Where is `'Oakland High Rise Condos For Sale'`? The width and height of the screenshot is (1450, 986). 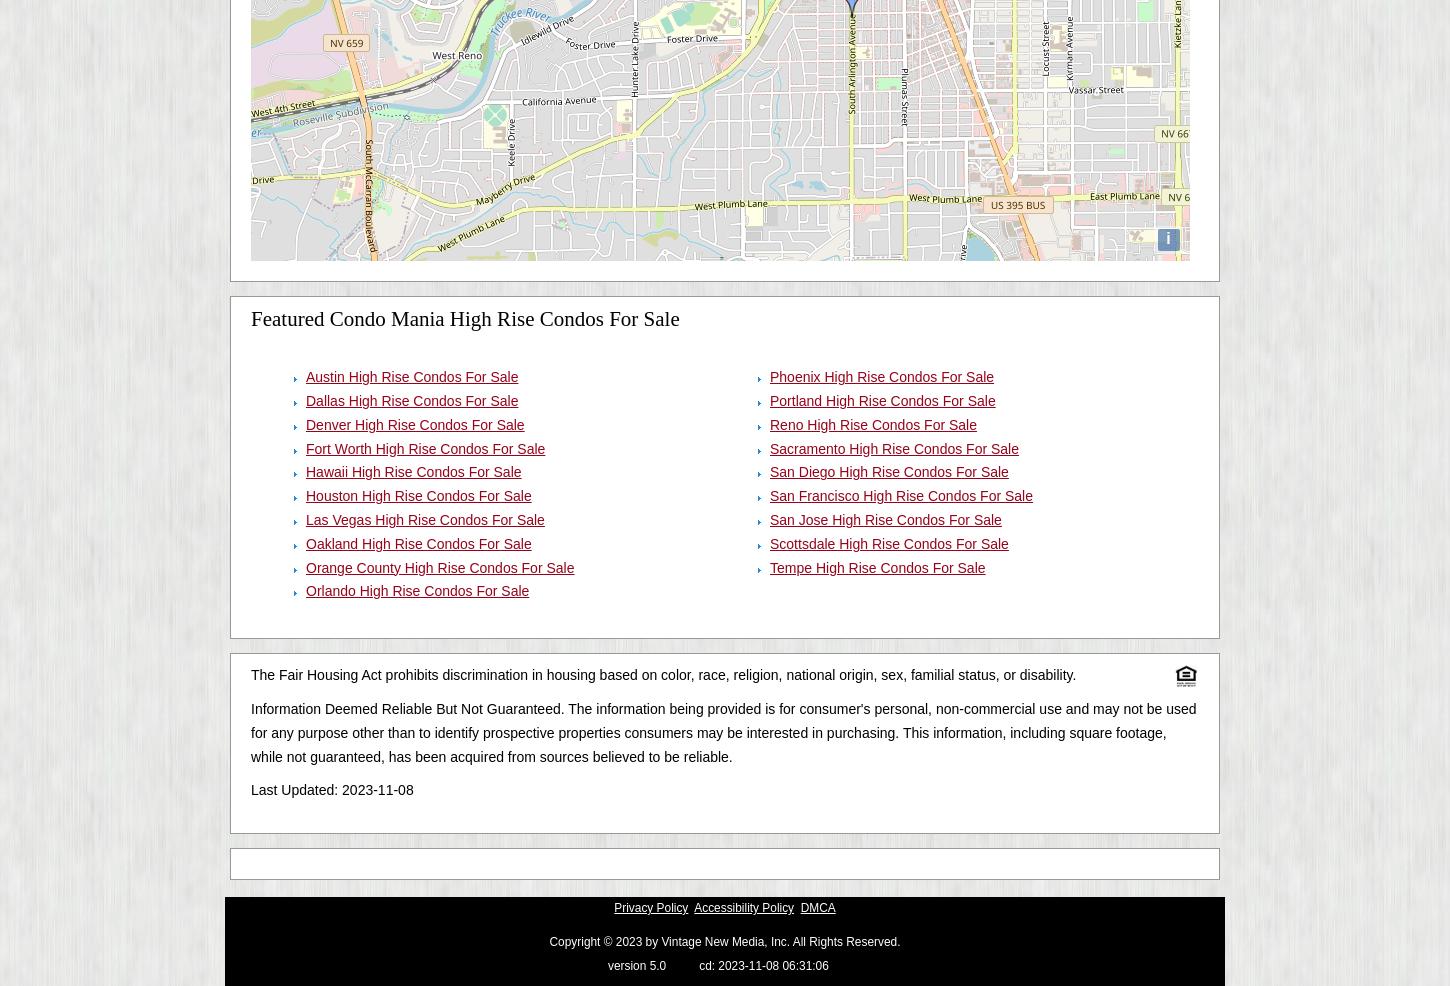 'Oakland High Rise Condos For Sale' is located at coordinates (417, 541).